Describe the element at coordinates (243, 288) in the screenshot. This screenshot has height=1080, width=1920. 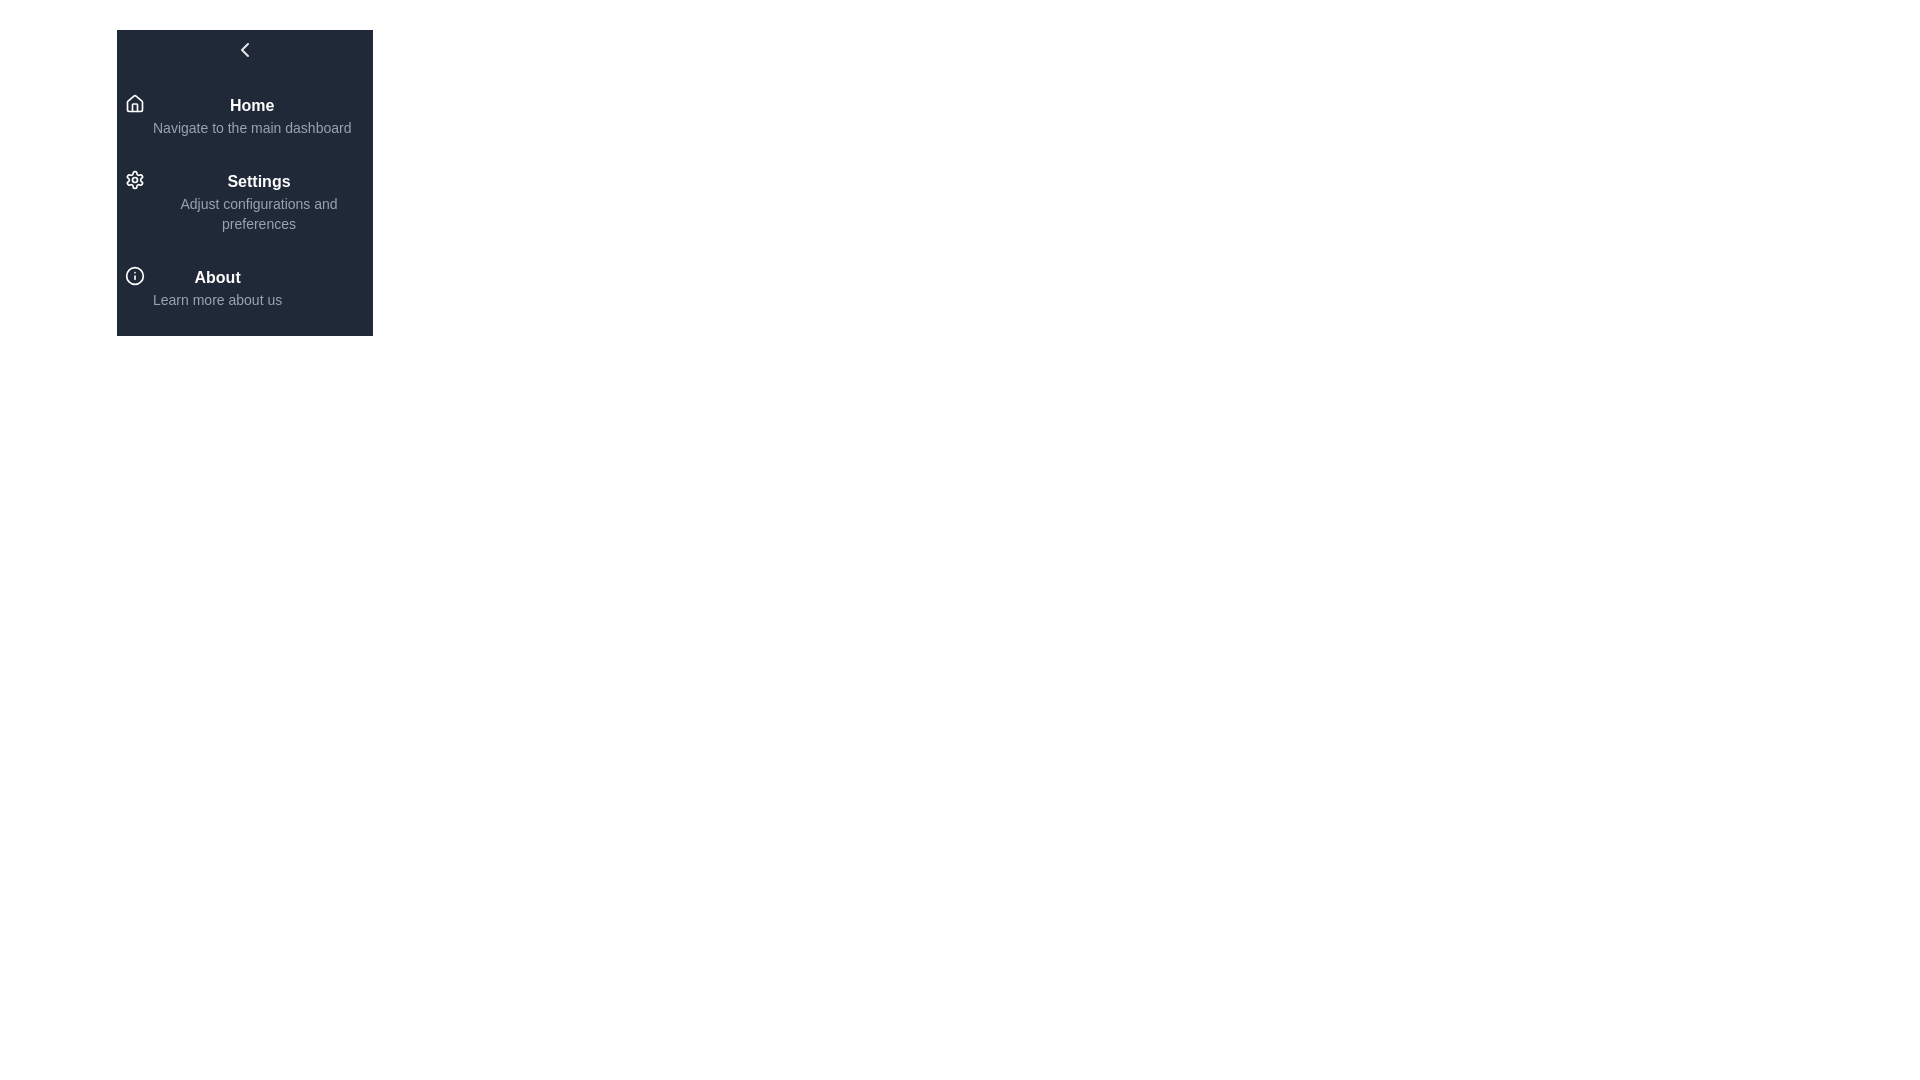
I see `the menu item About to navigate to its associated page` at that location.